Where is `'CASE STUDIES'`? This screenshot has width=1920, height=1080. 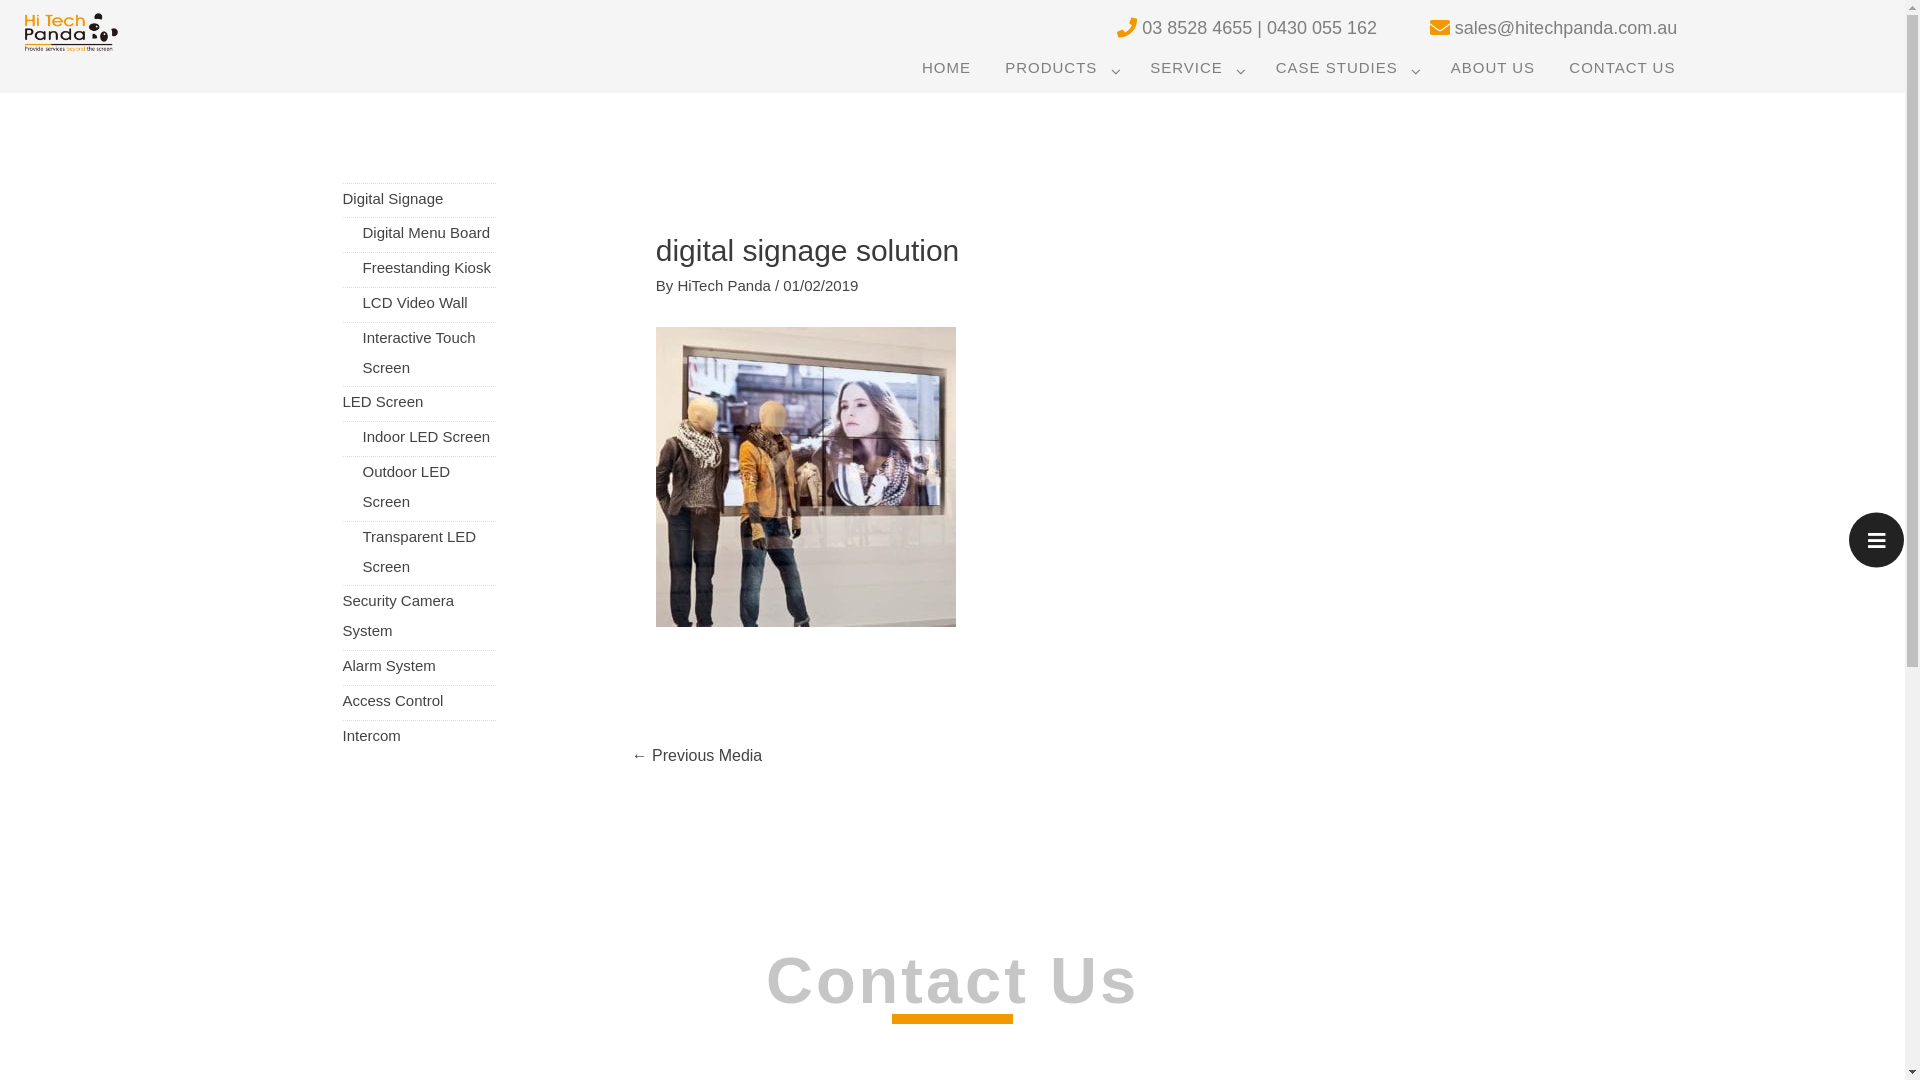
'CASE STUDIES' is located at coordinates (1260, 67).